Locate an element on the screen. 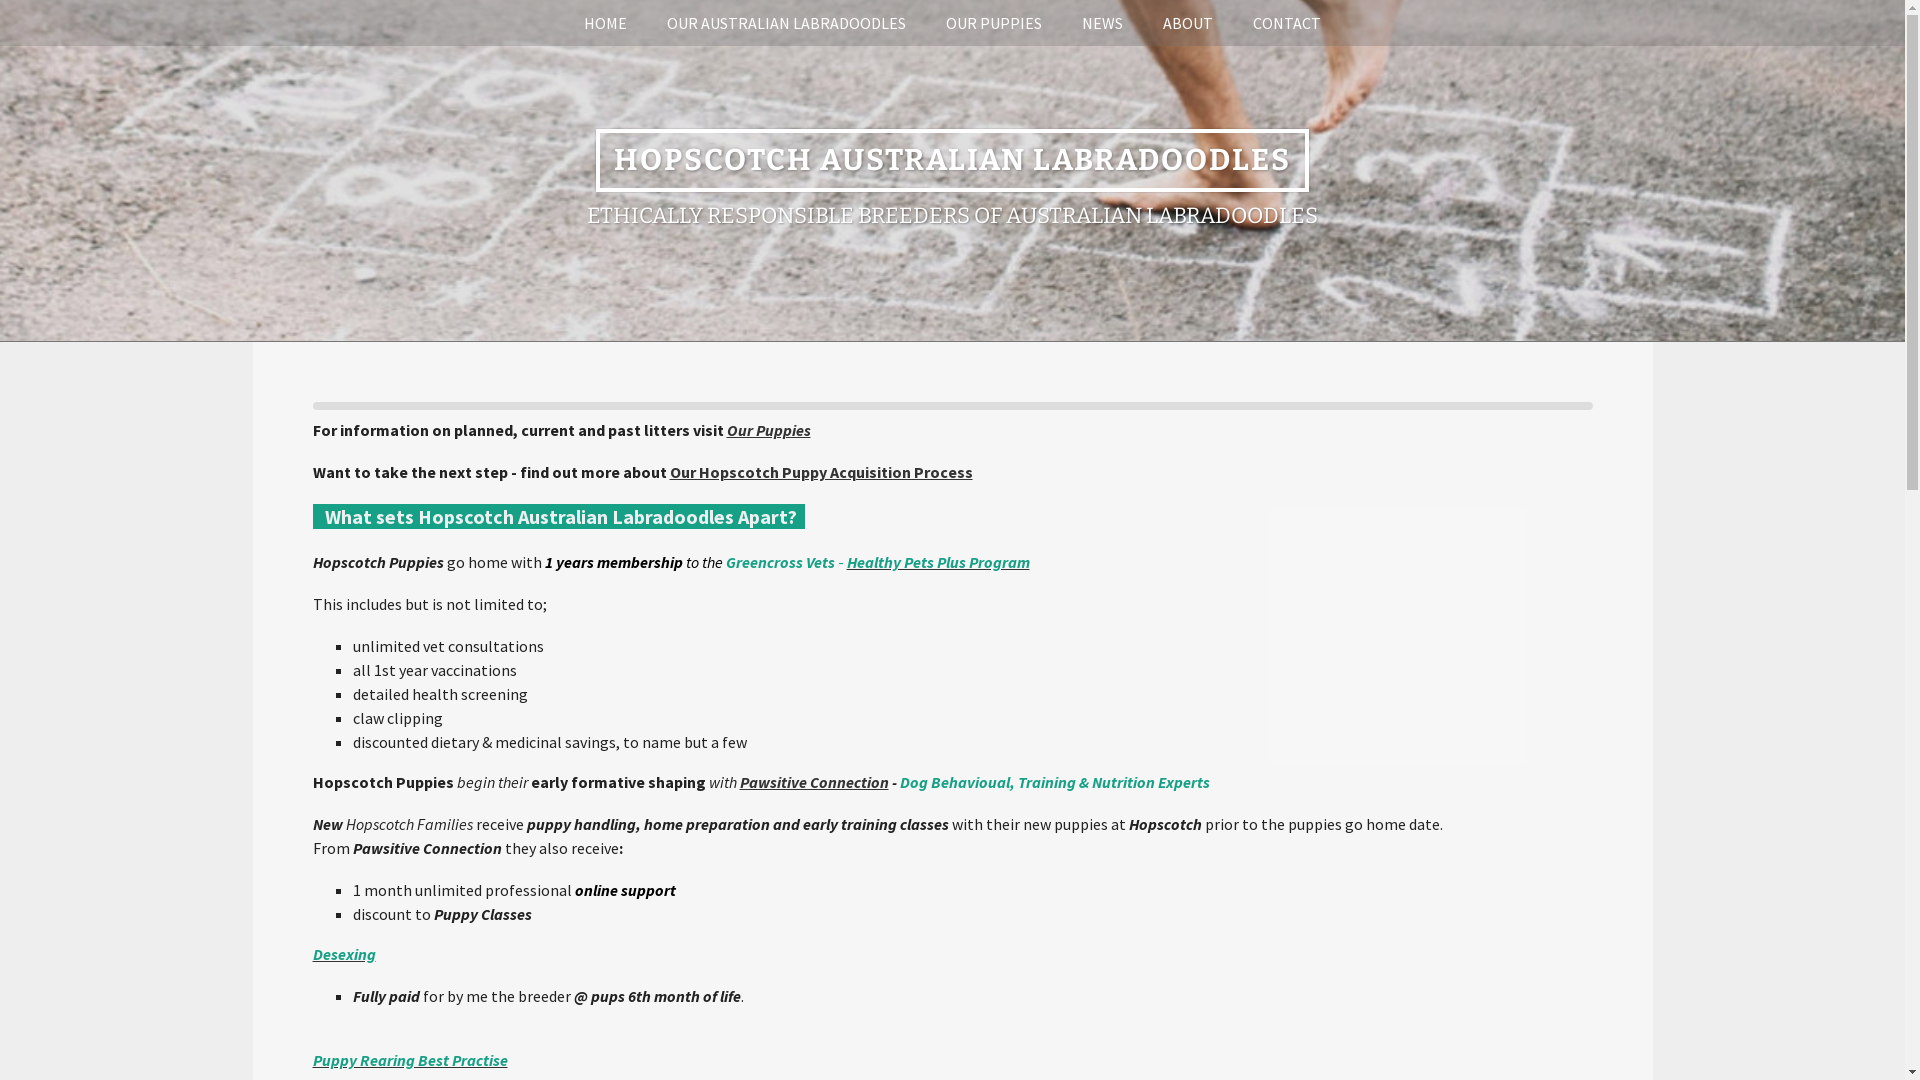 The width and height of the screenshot is (1920, 1080). 'OUR PUPPIES' is located at coordinates (993, 23).